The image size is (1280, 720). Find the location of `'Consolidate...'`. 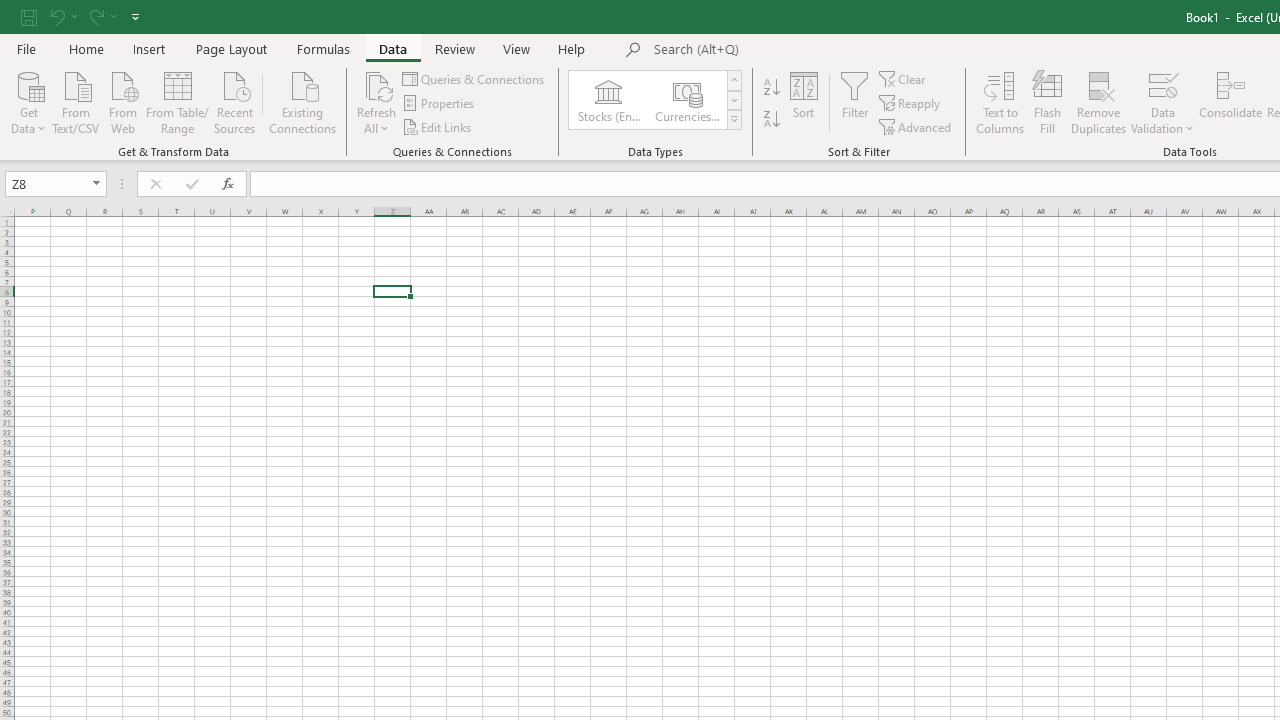

'Consolidate...' is located at coordinates (1229, 103).